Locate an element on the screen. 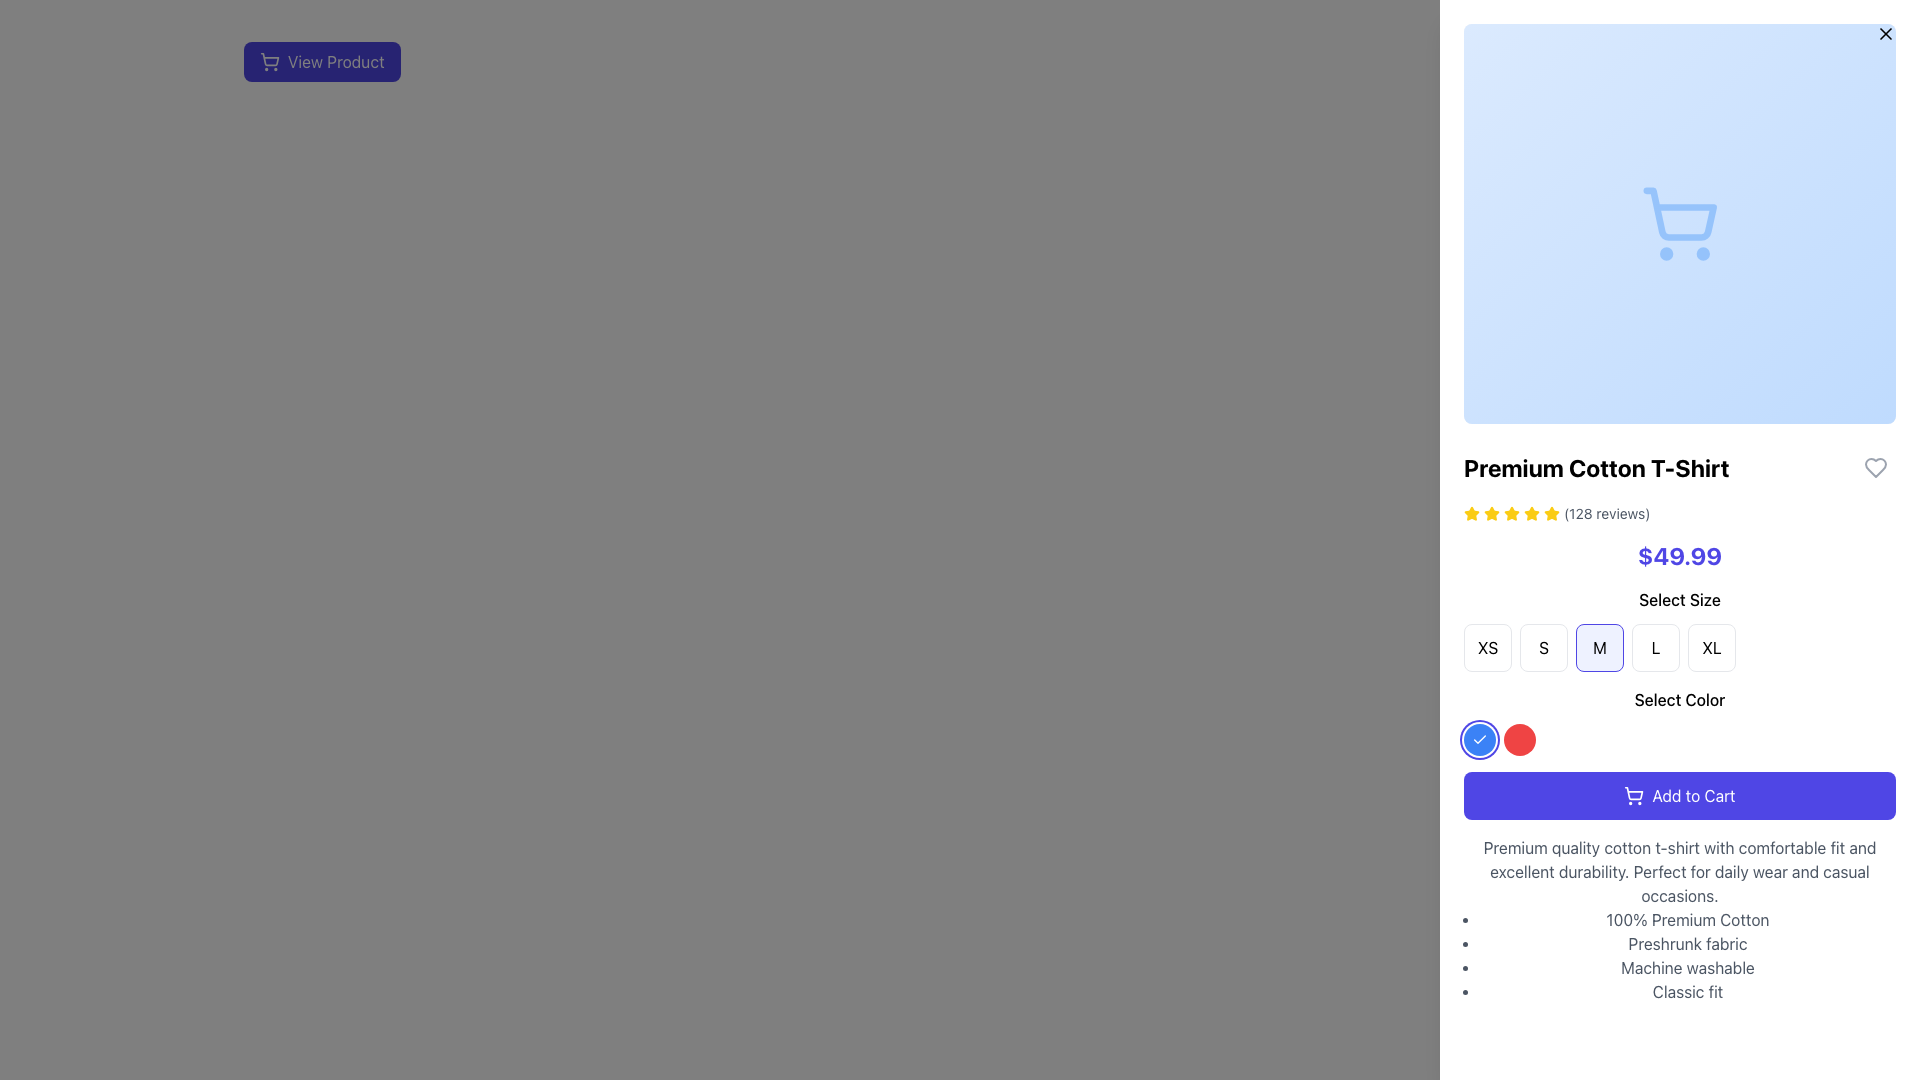 This screenshot has width=1920, height=1080. the text label displaying '(128 reviews)' to trigger a tooltip, located immediately to the right of the five yellow star icons is located at coordinates (1607, 512).